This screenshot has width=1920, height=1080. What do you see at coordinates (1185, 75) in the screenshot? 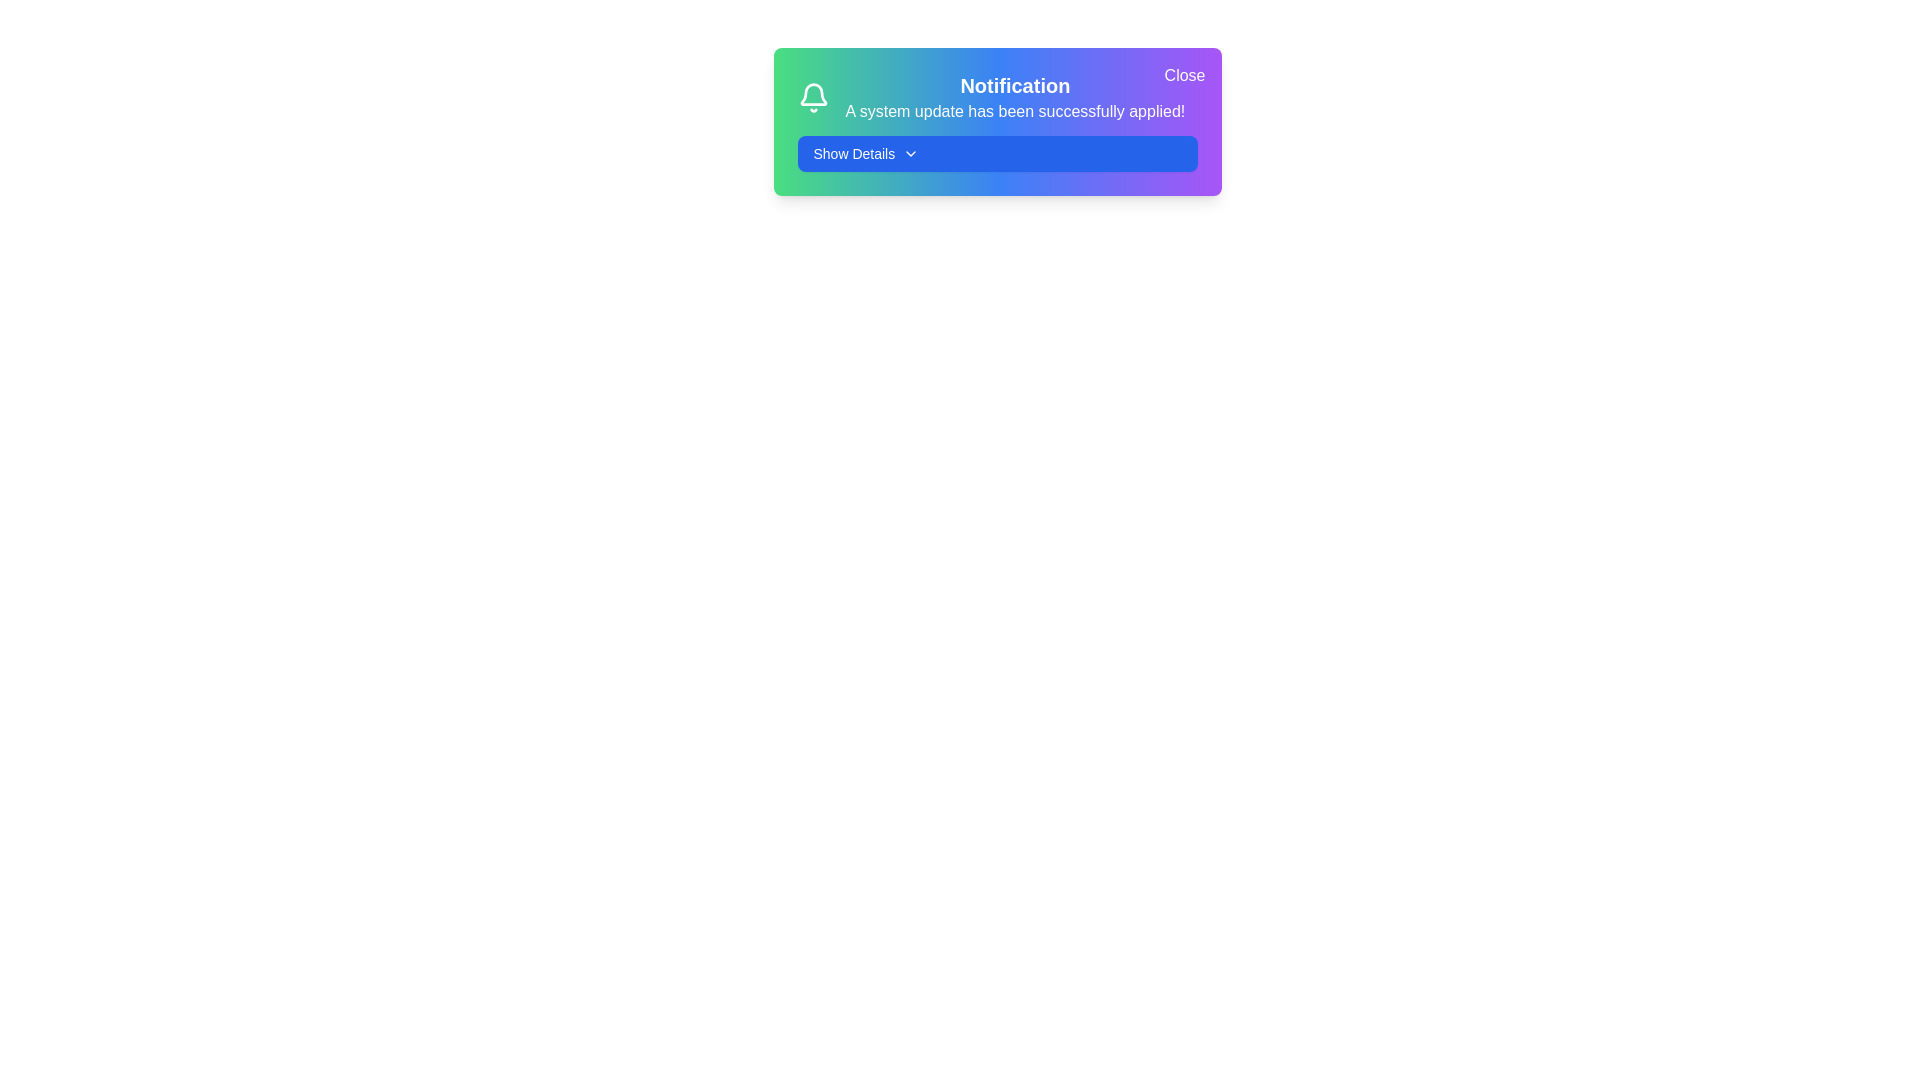
I see `the 'Close' button to dismiss the notification` at bounding box center [1185, 75].